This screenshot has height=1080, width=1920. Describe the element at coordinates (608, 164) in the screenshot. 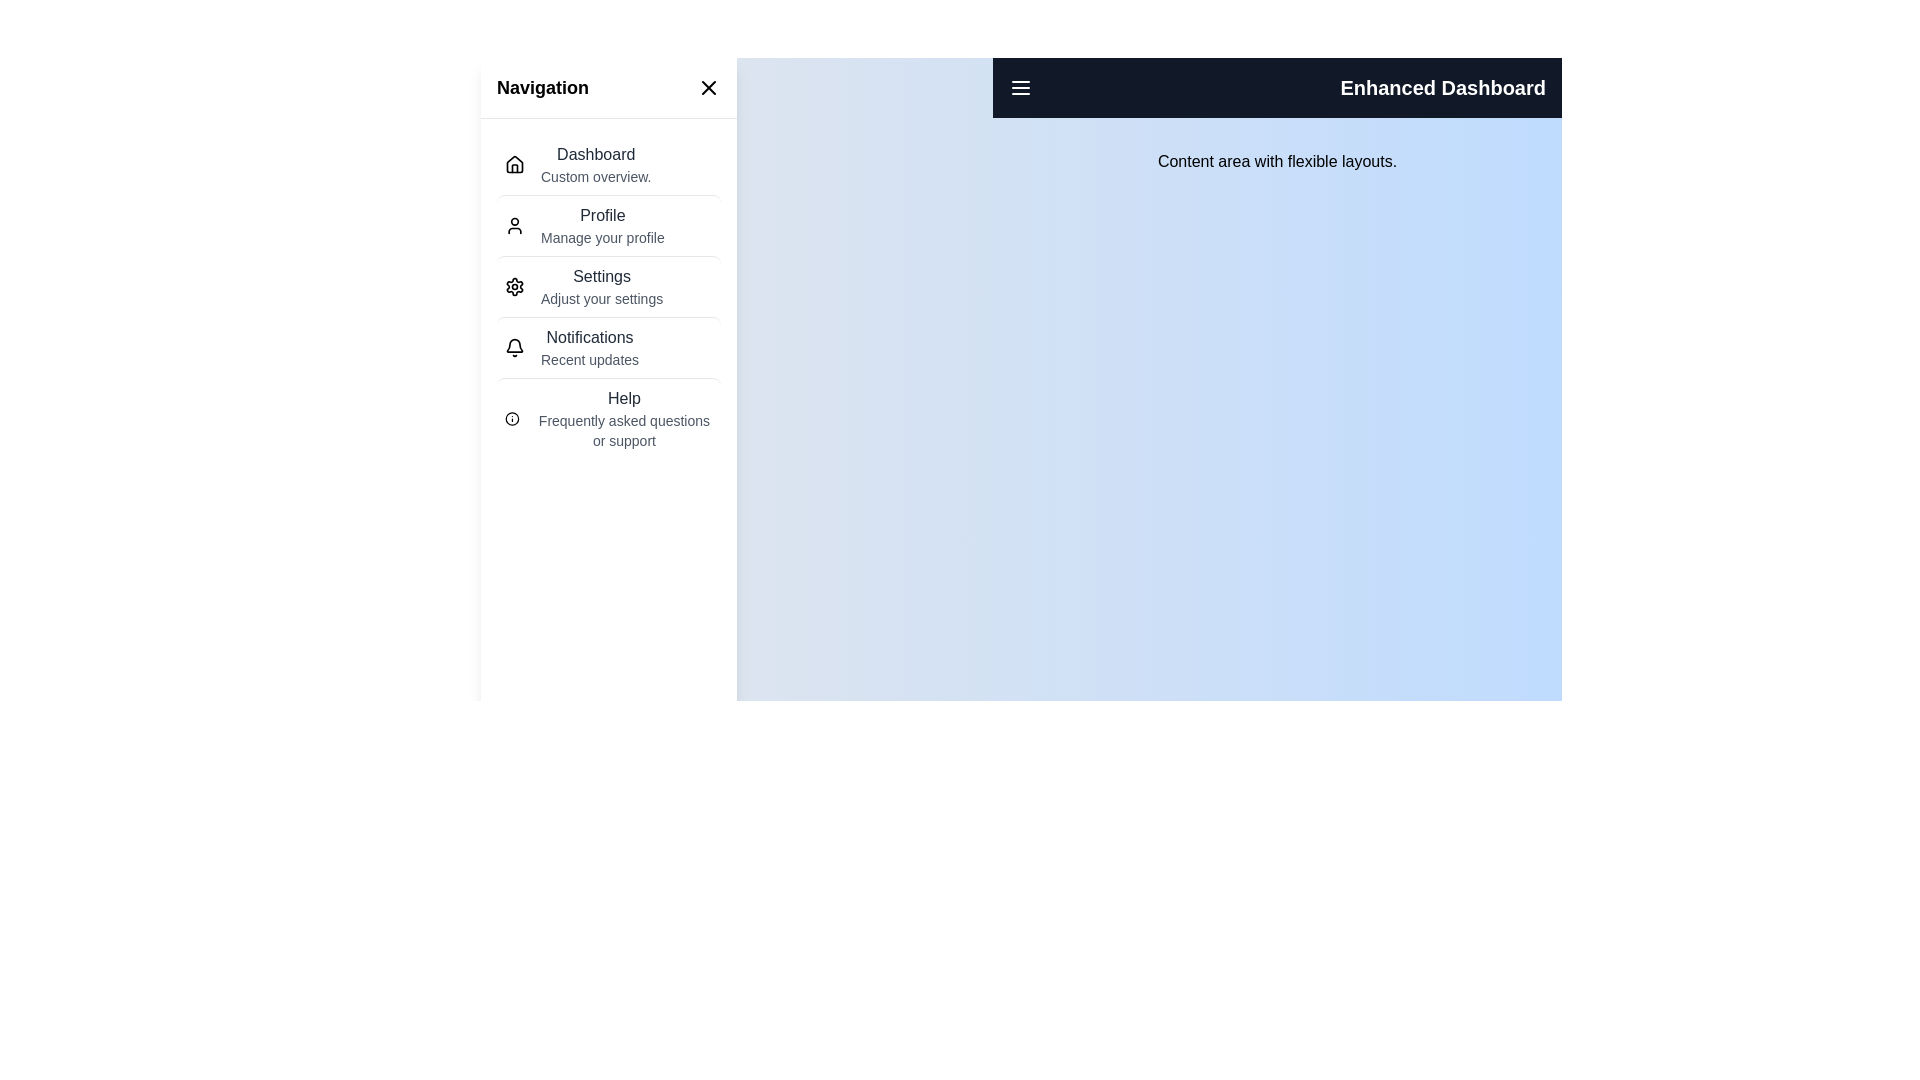

I see `the topmost navigation menu item that leads to the dashboard section` at that location.